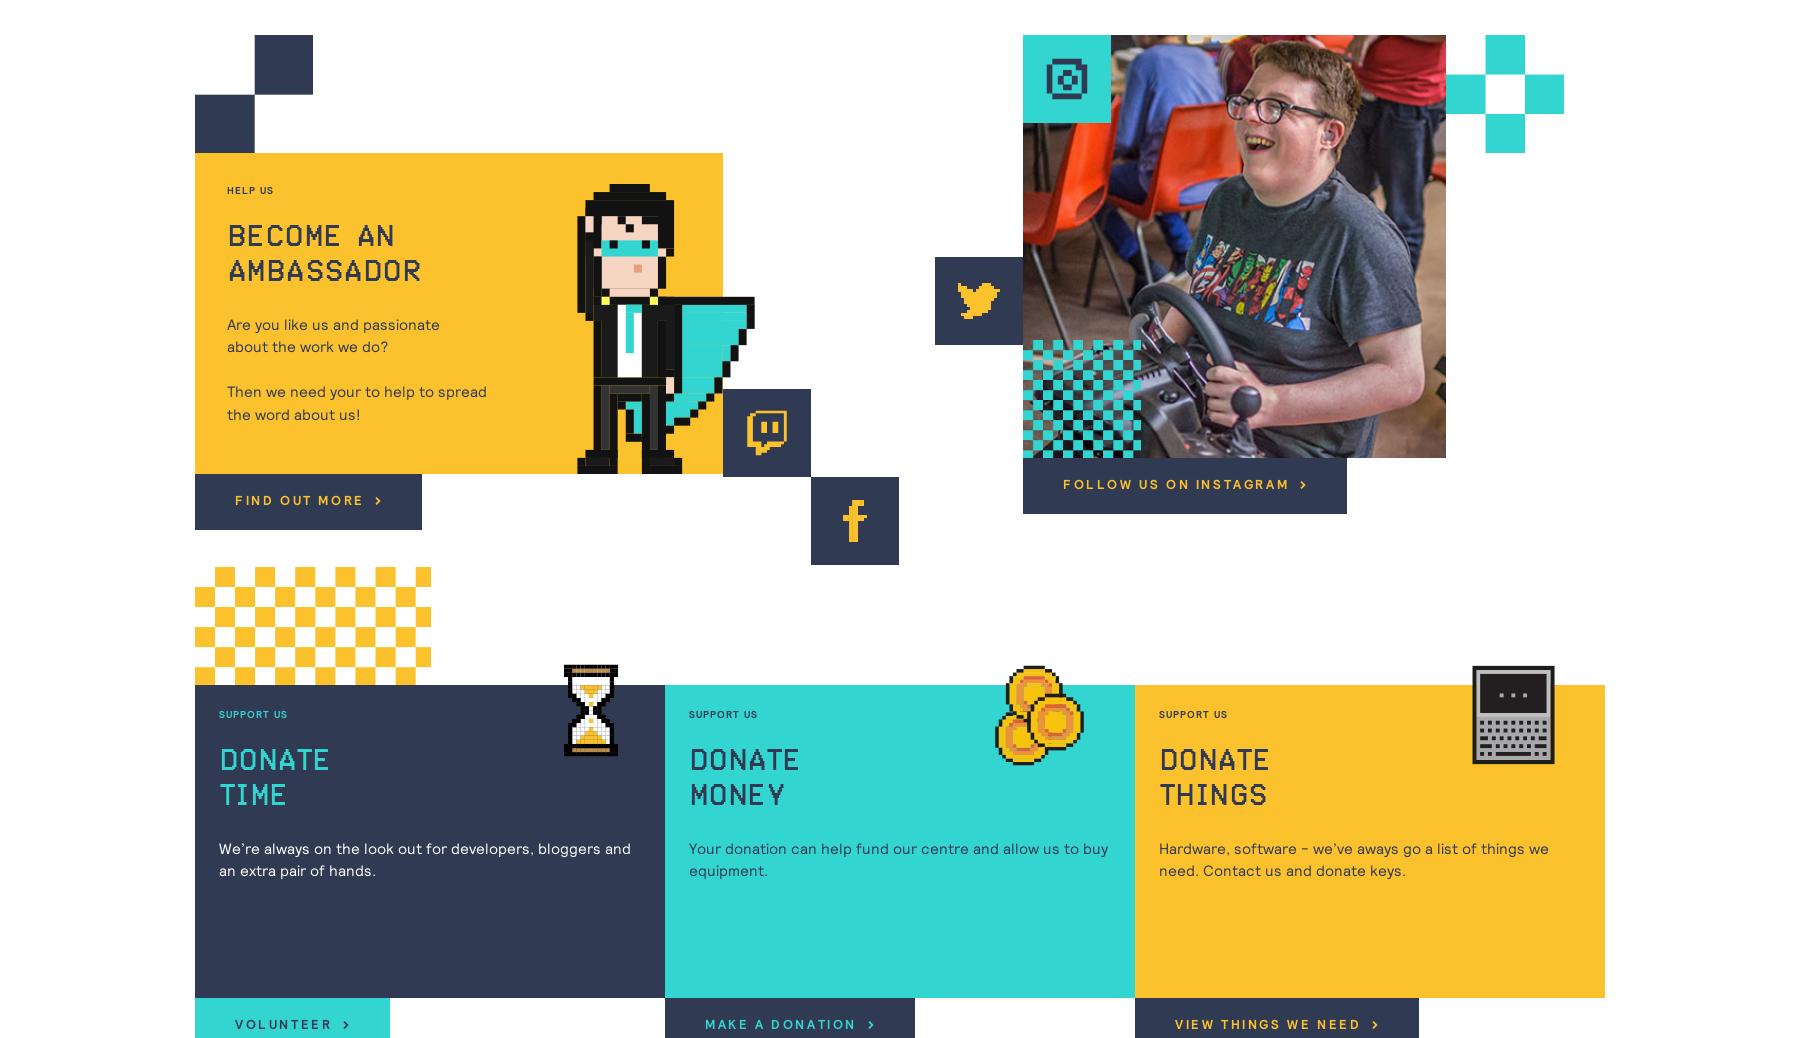 The height and width of the screenshot is (1038, 1800). Describe the element at coordinates (292, 414) in the screenshot. I see `'the word about us!'` at that location.